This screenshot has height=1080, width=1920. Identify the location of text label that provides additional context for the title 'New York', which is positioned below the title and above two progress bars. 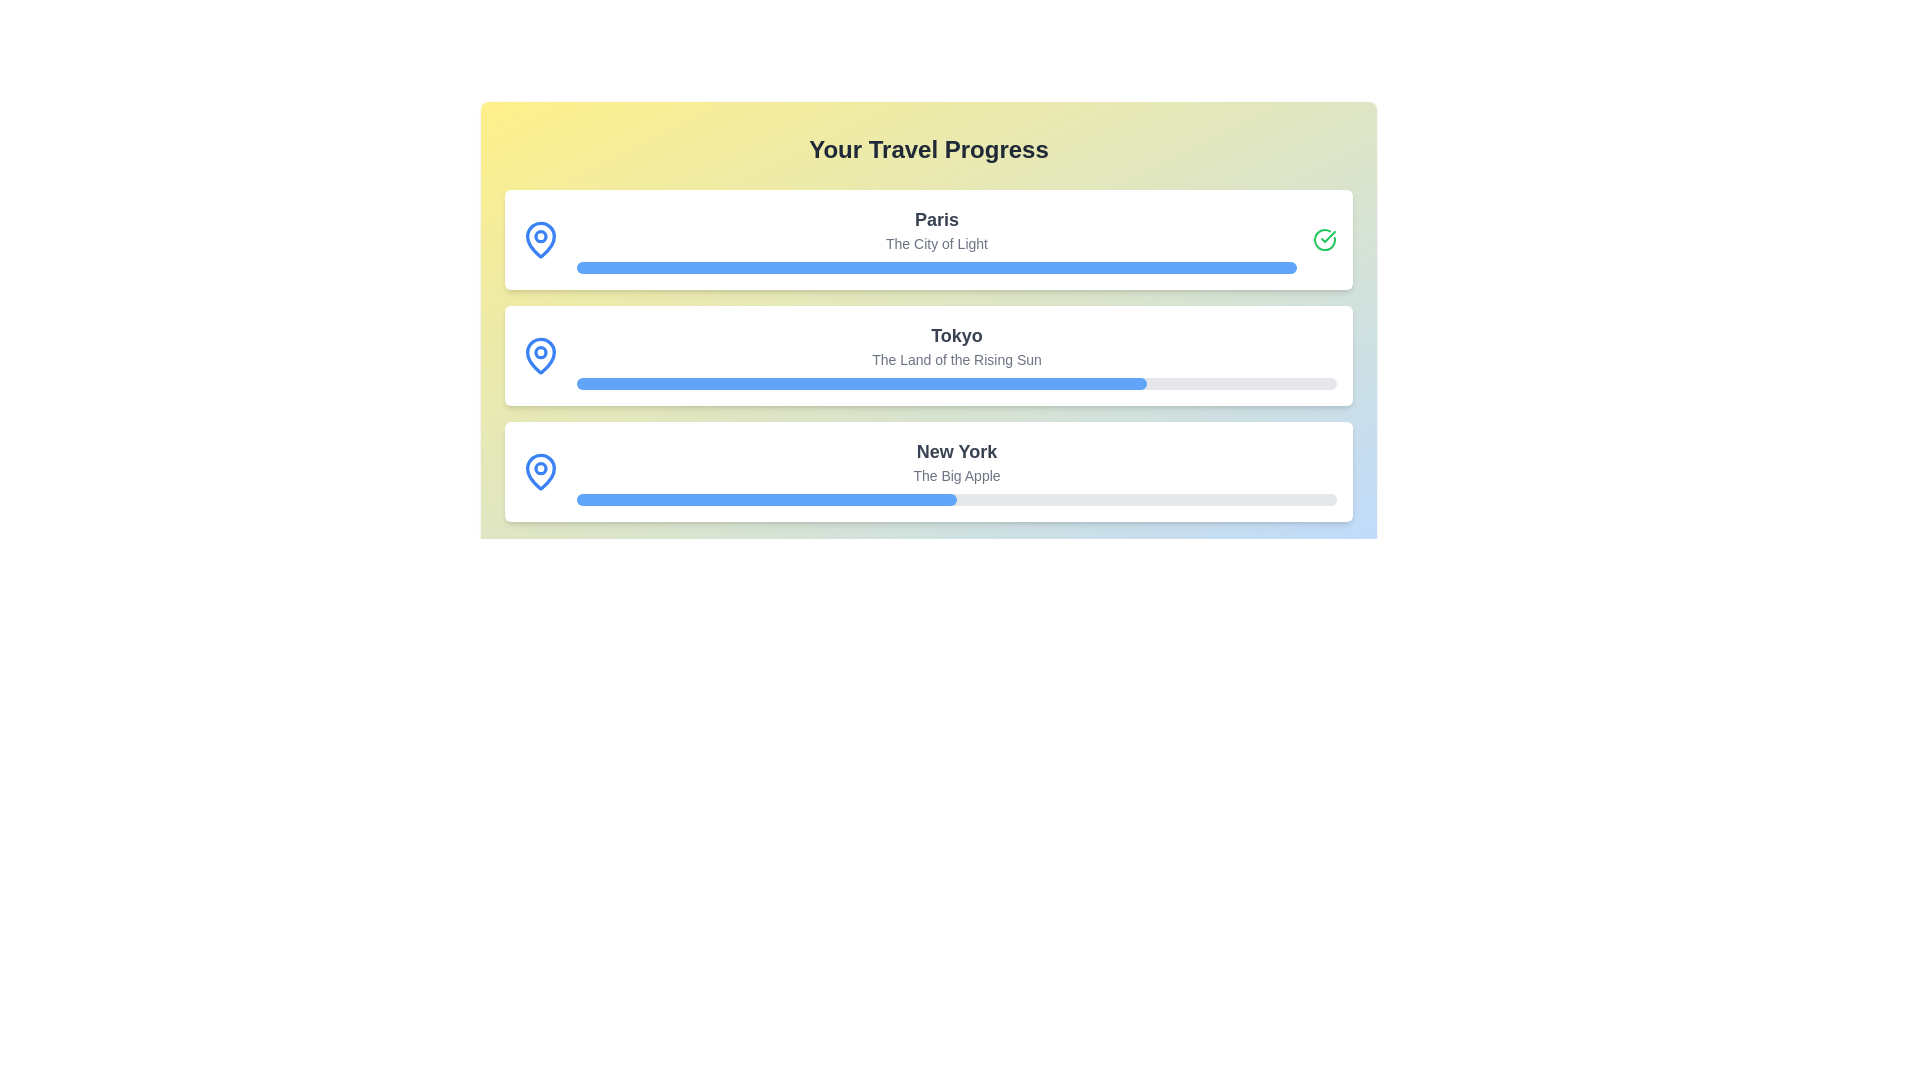
(955, 475).